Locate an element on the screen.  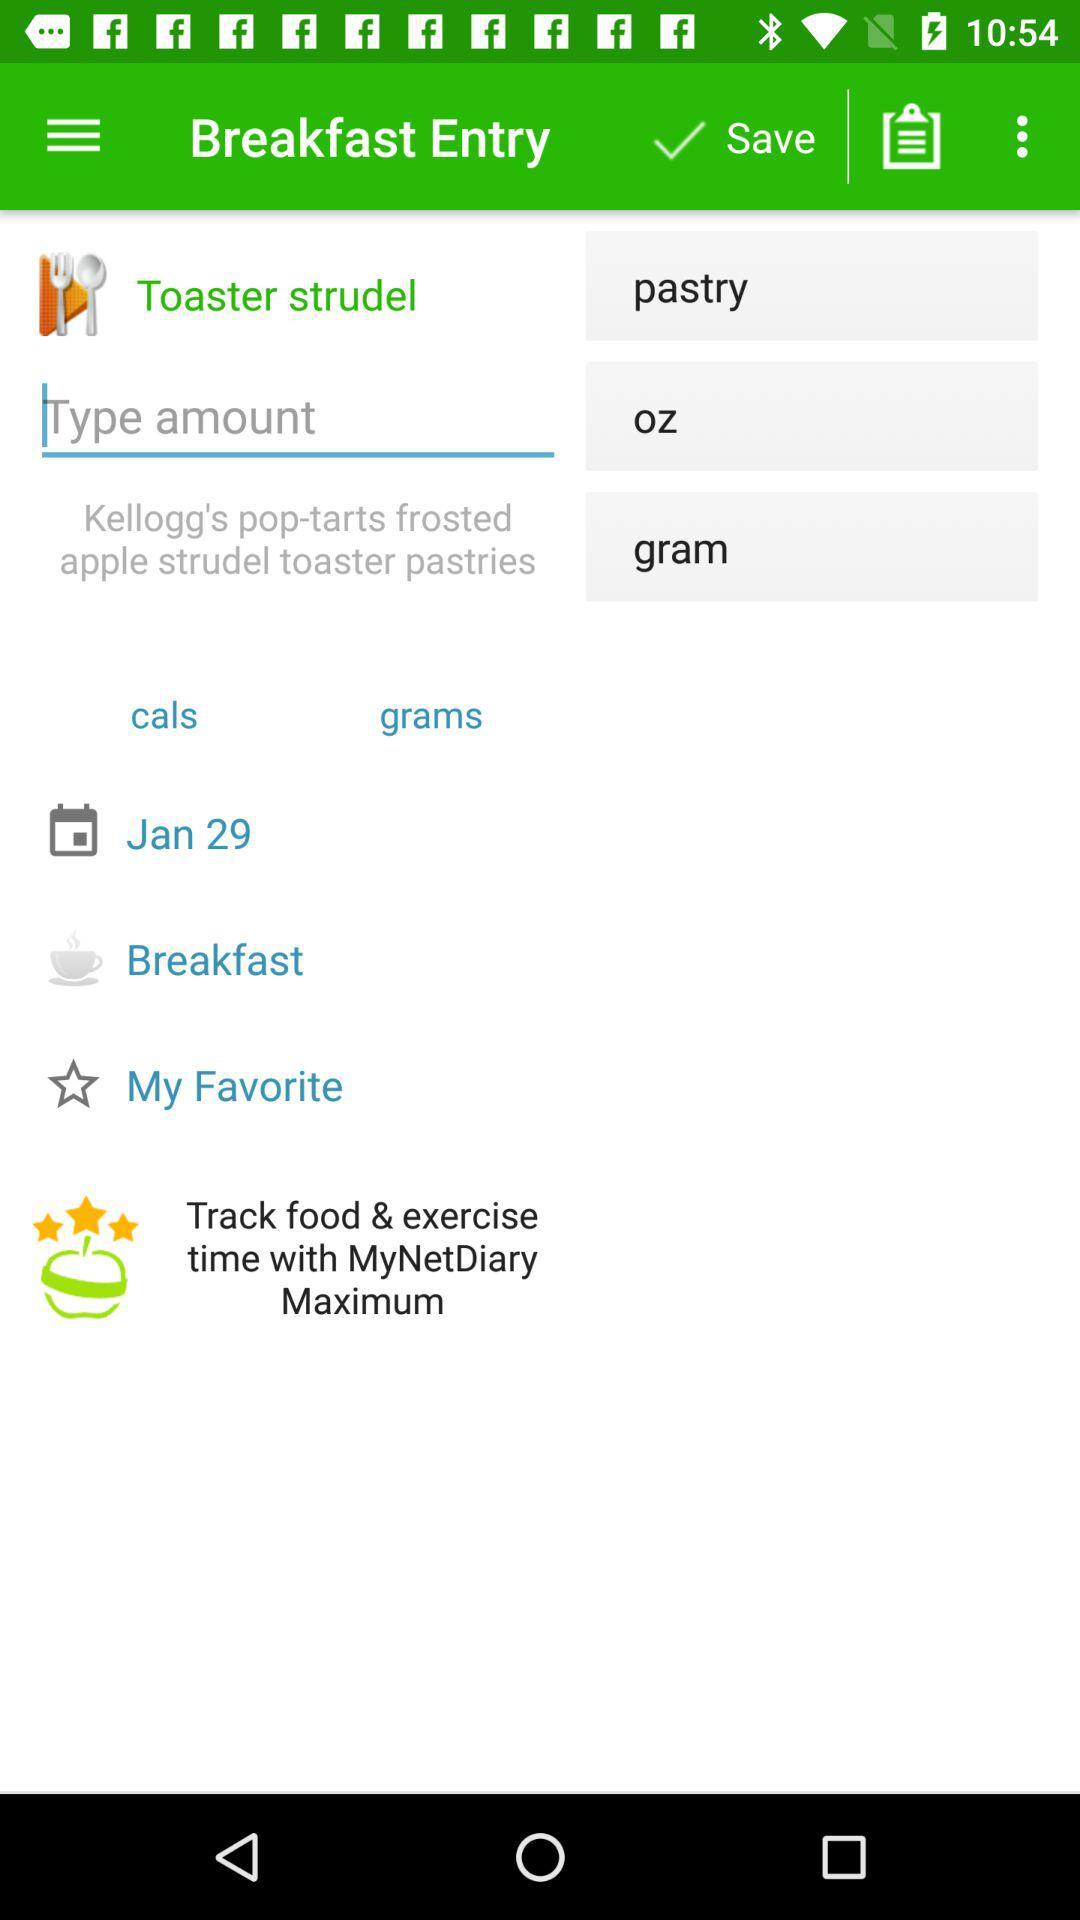
the   oz icon is located at coordinates (631, 415).